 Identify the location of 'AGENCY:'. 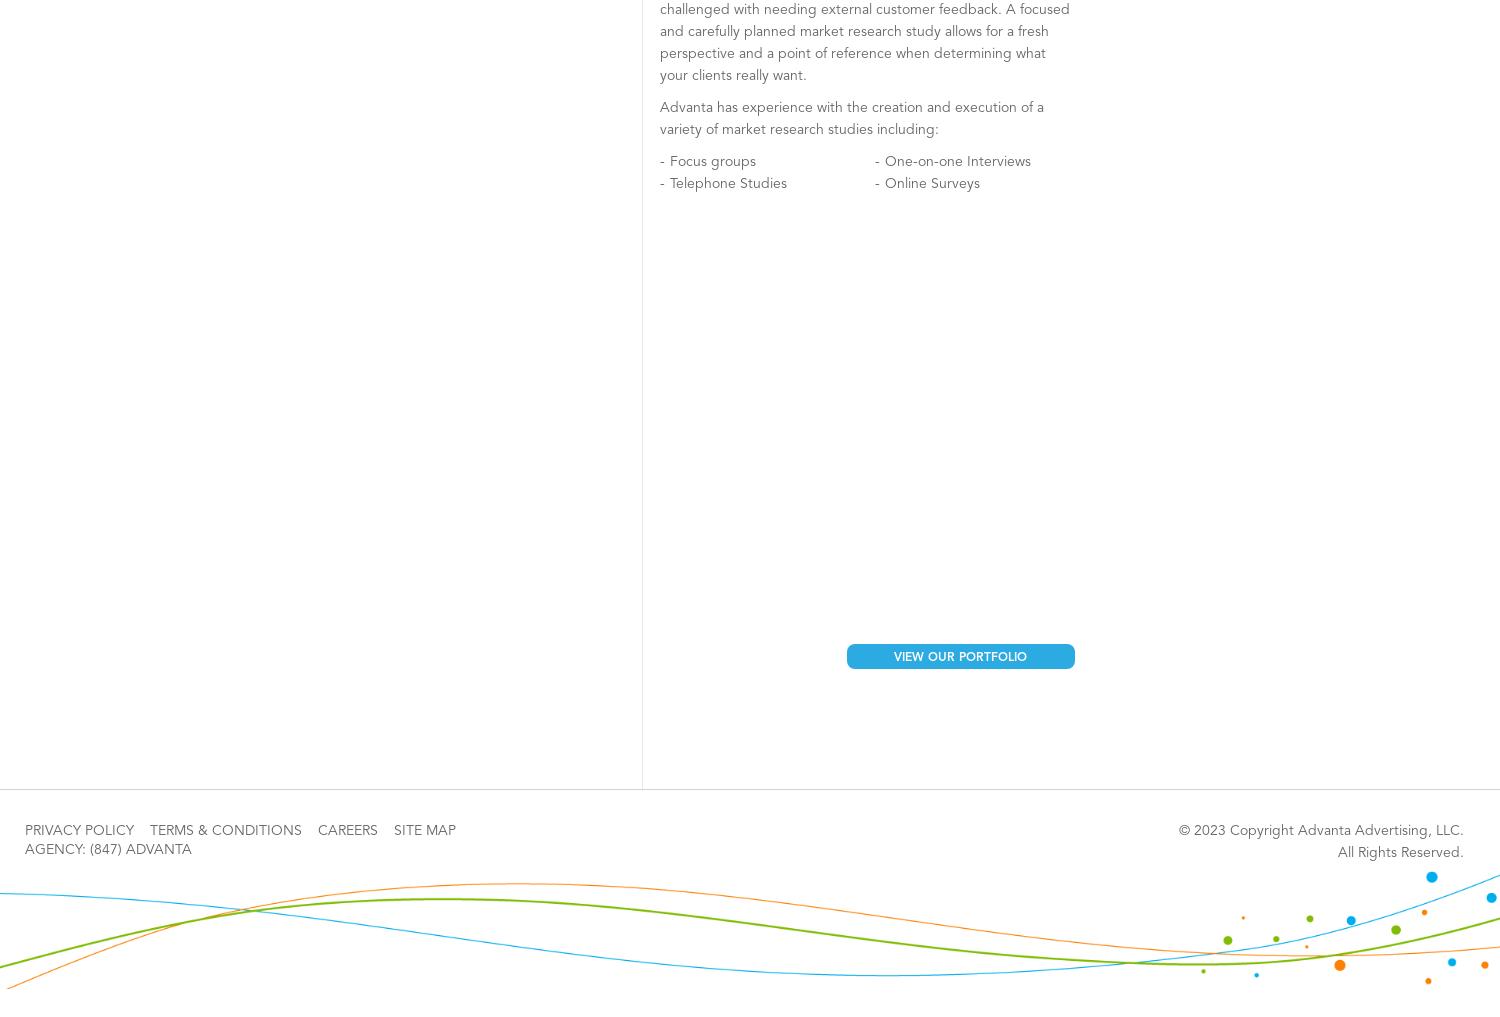
(55, 850).